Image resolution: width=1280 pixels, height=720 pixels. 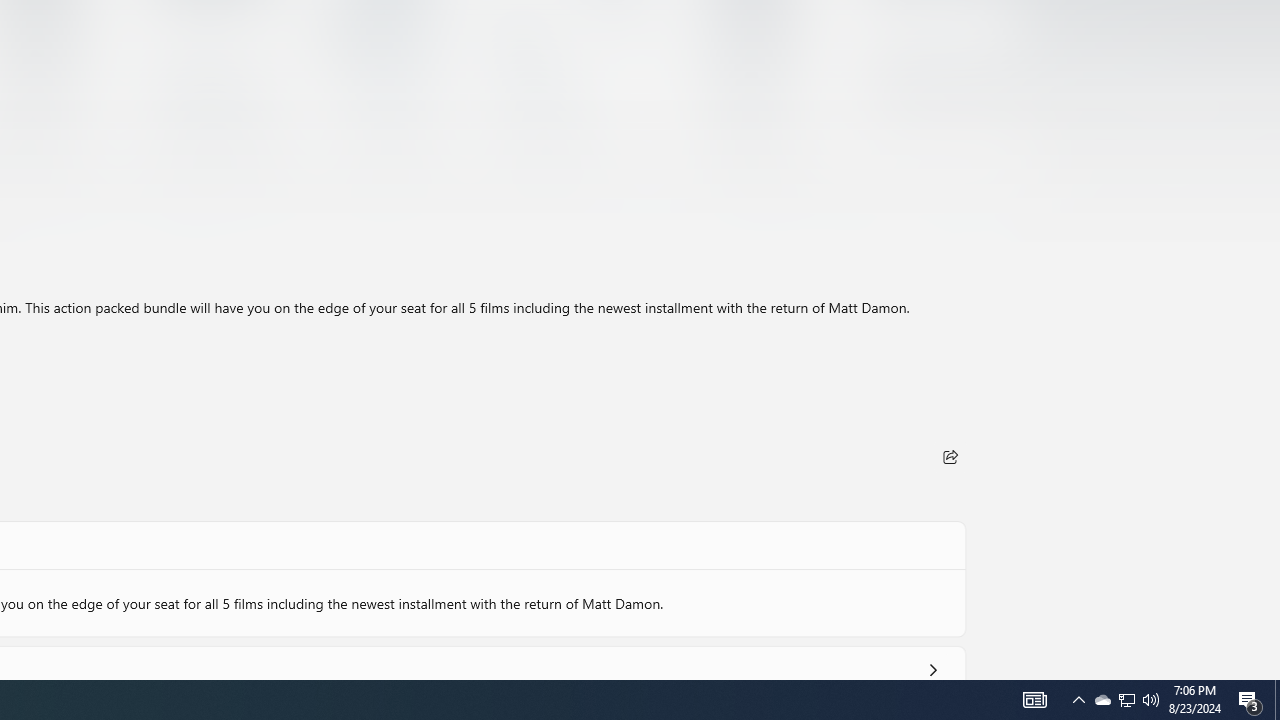 I want to click on 'Share', so click(x=949, y=456).